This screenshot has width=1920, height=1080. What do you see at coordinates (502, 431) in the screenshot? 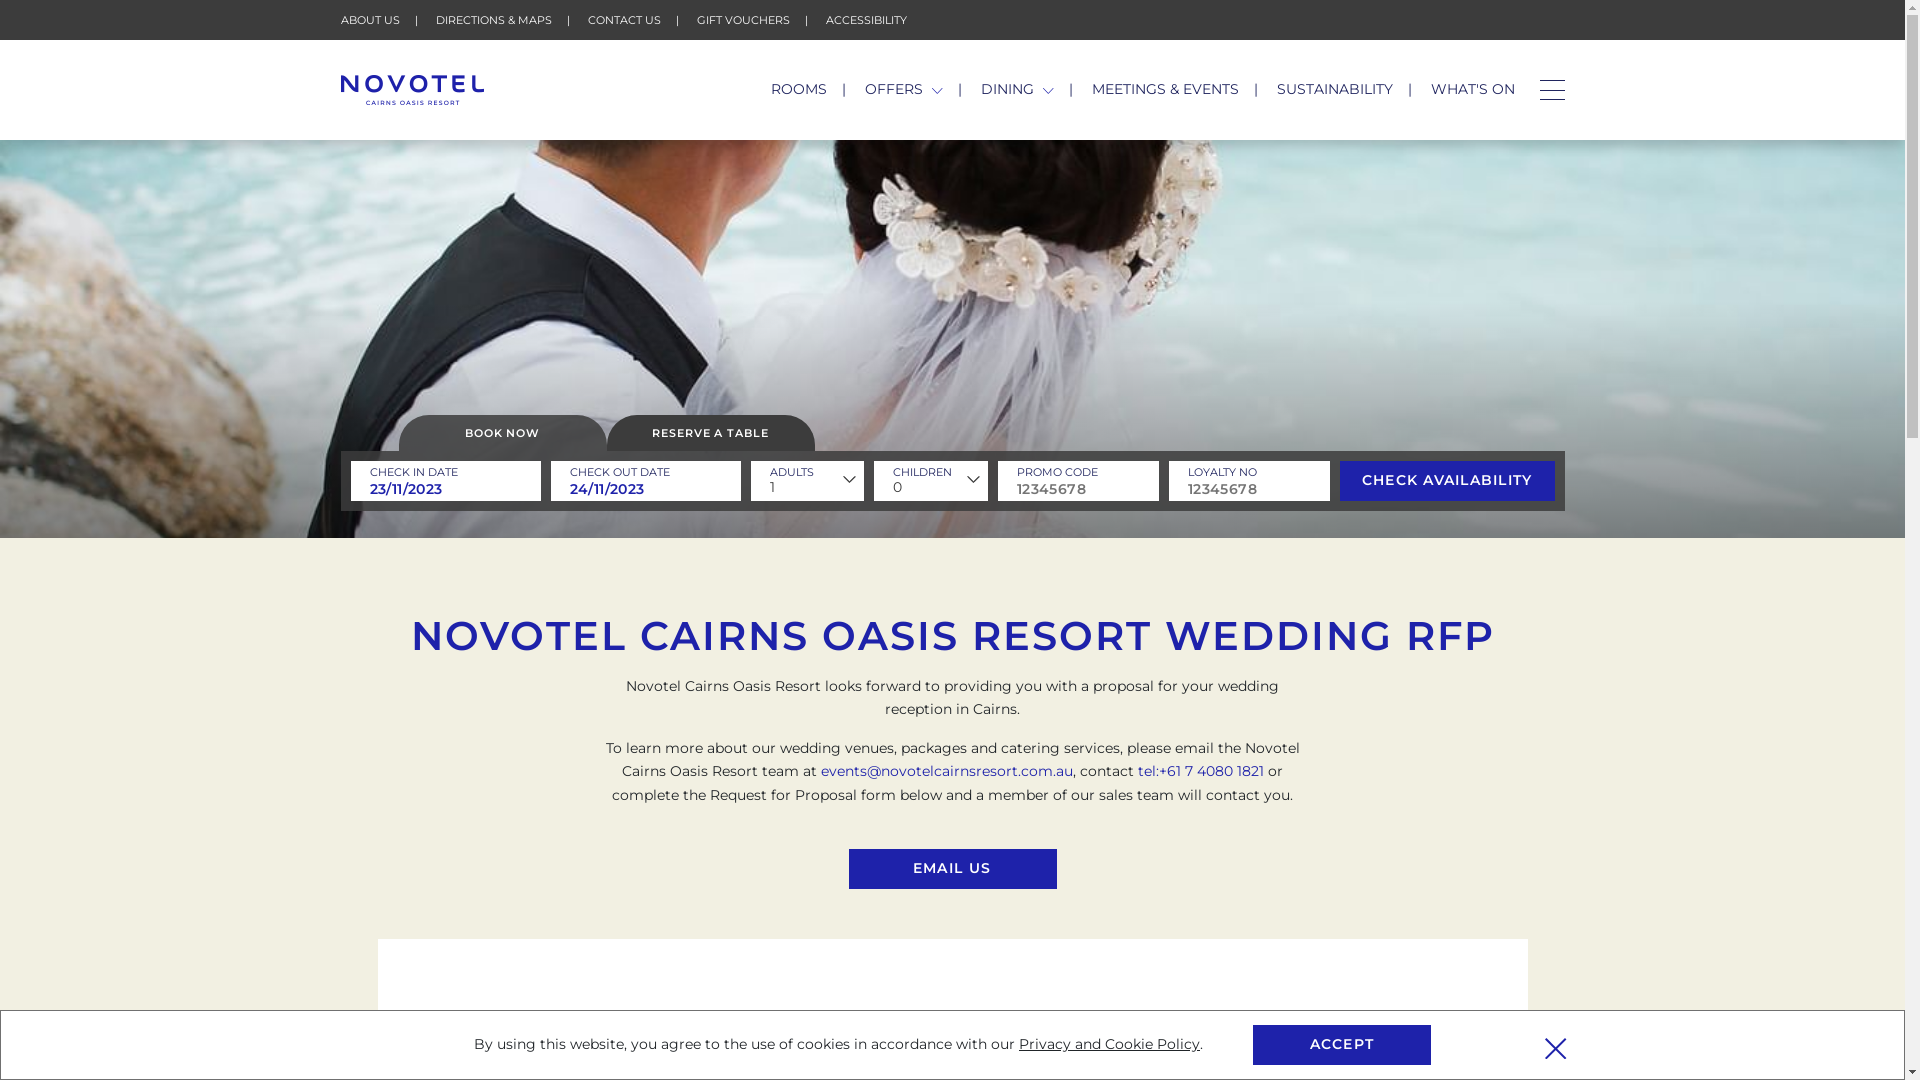
I see `'BOOK NOW'` at bounding box center [502, 431].